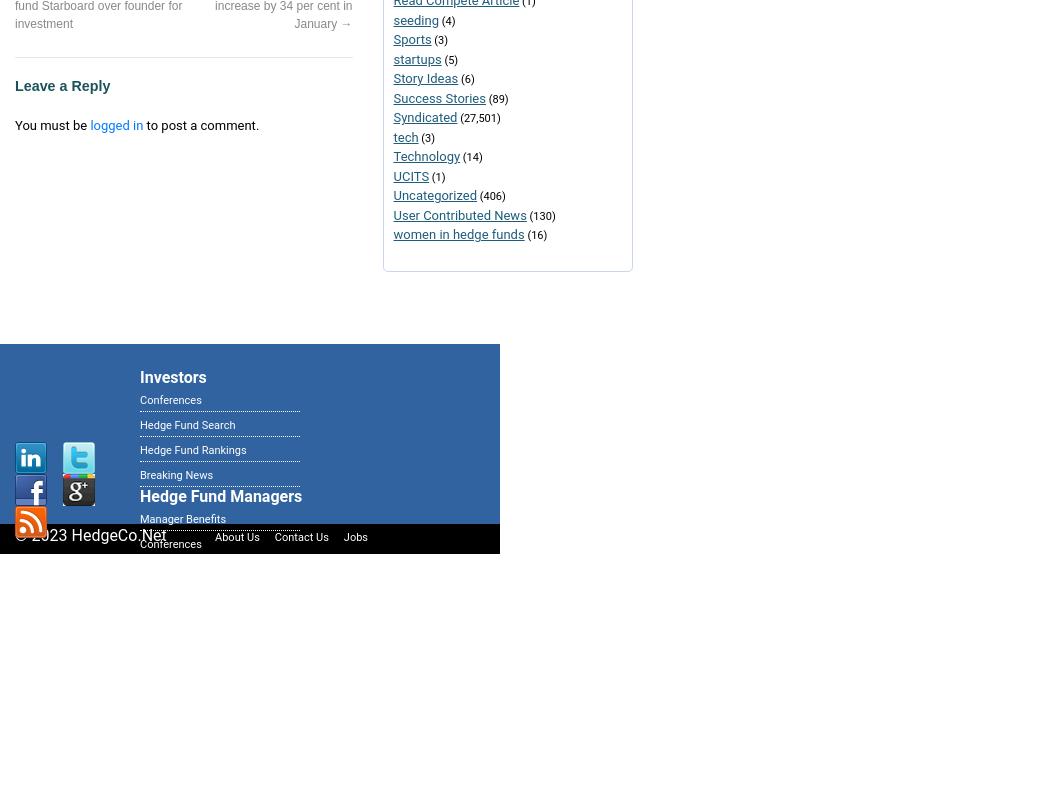 The image size is (1055, 795). I want to click on 'Breaking News', so click(176, 475).